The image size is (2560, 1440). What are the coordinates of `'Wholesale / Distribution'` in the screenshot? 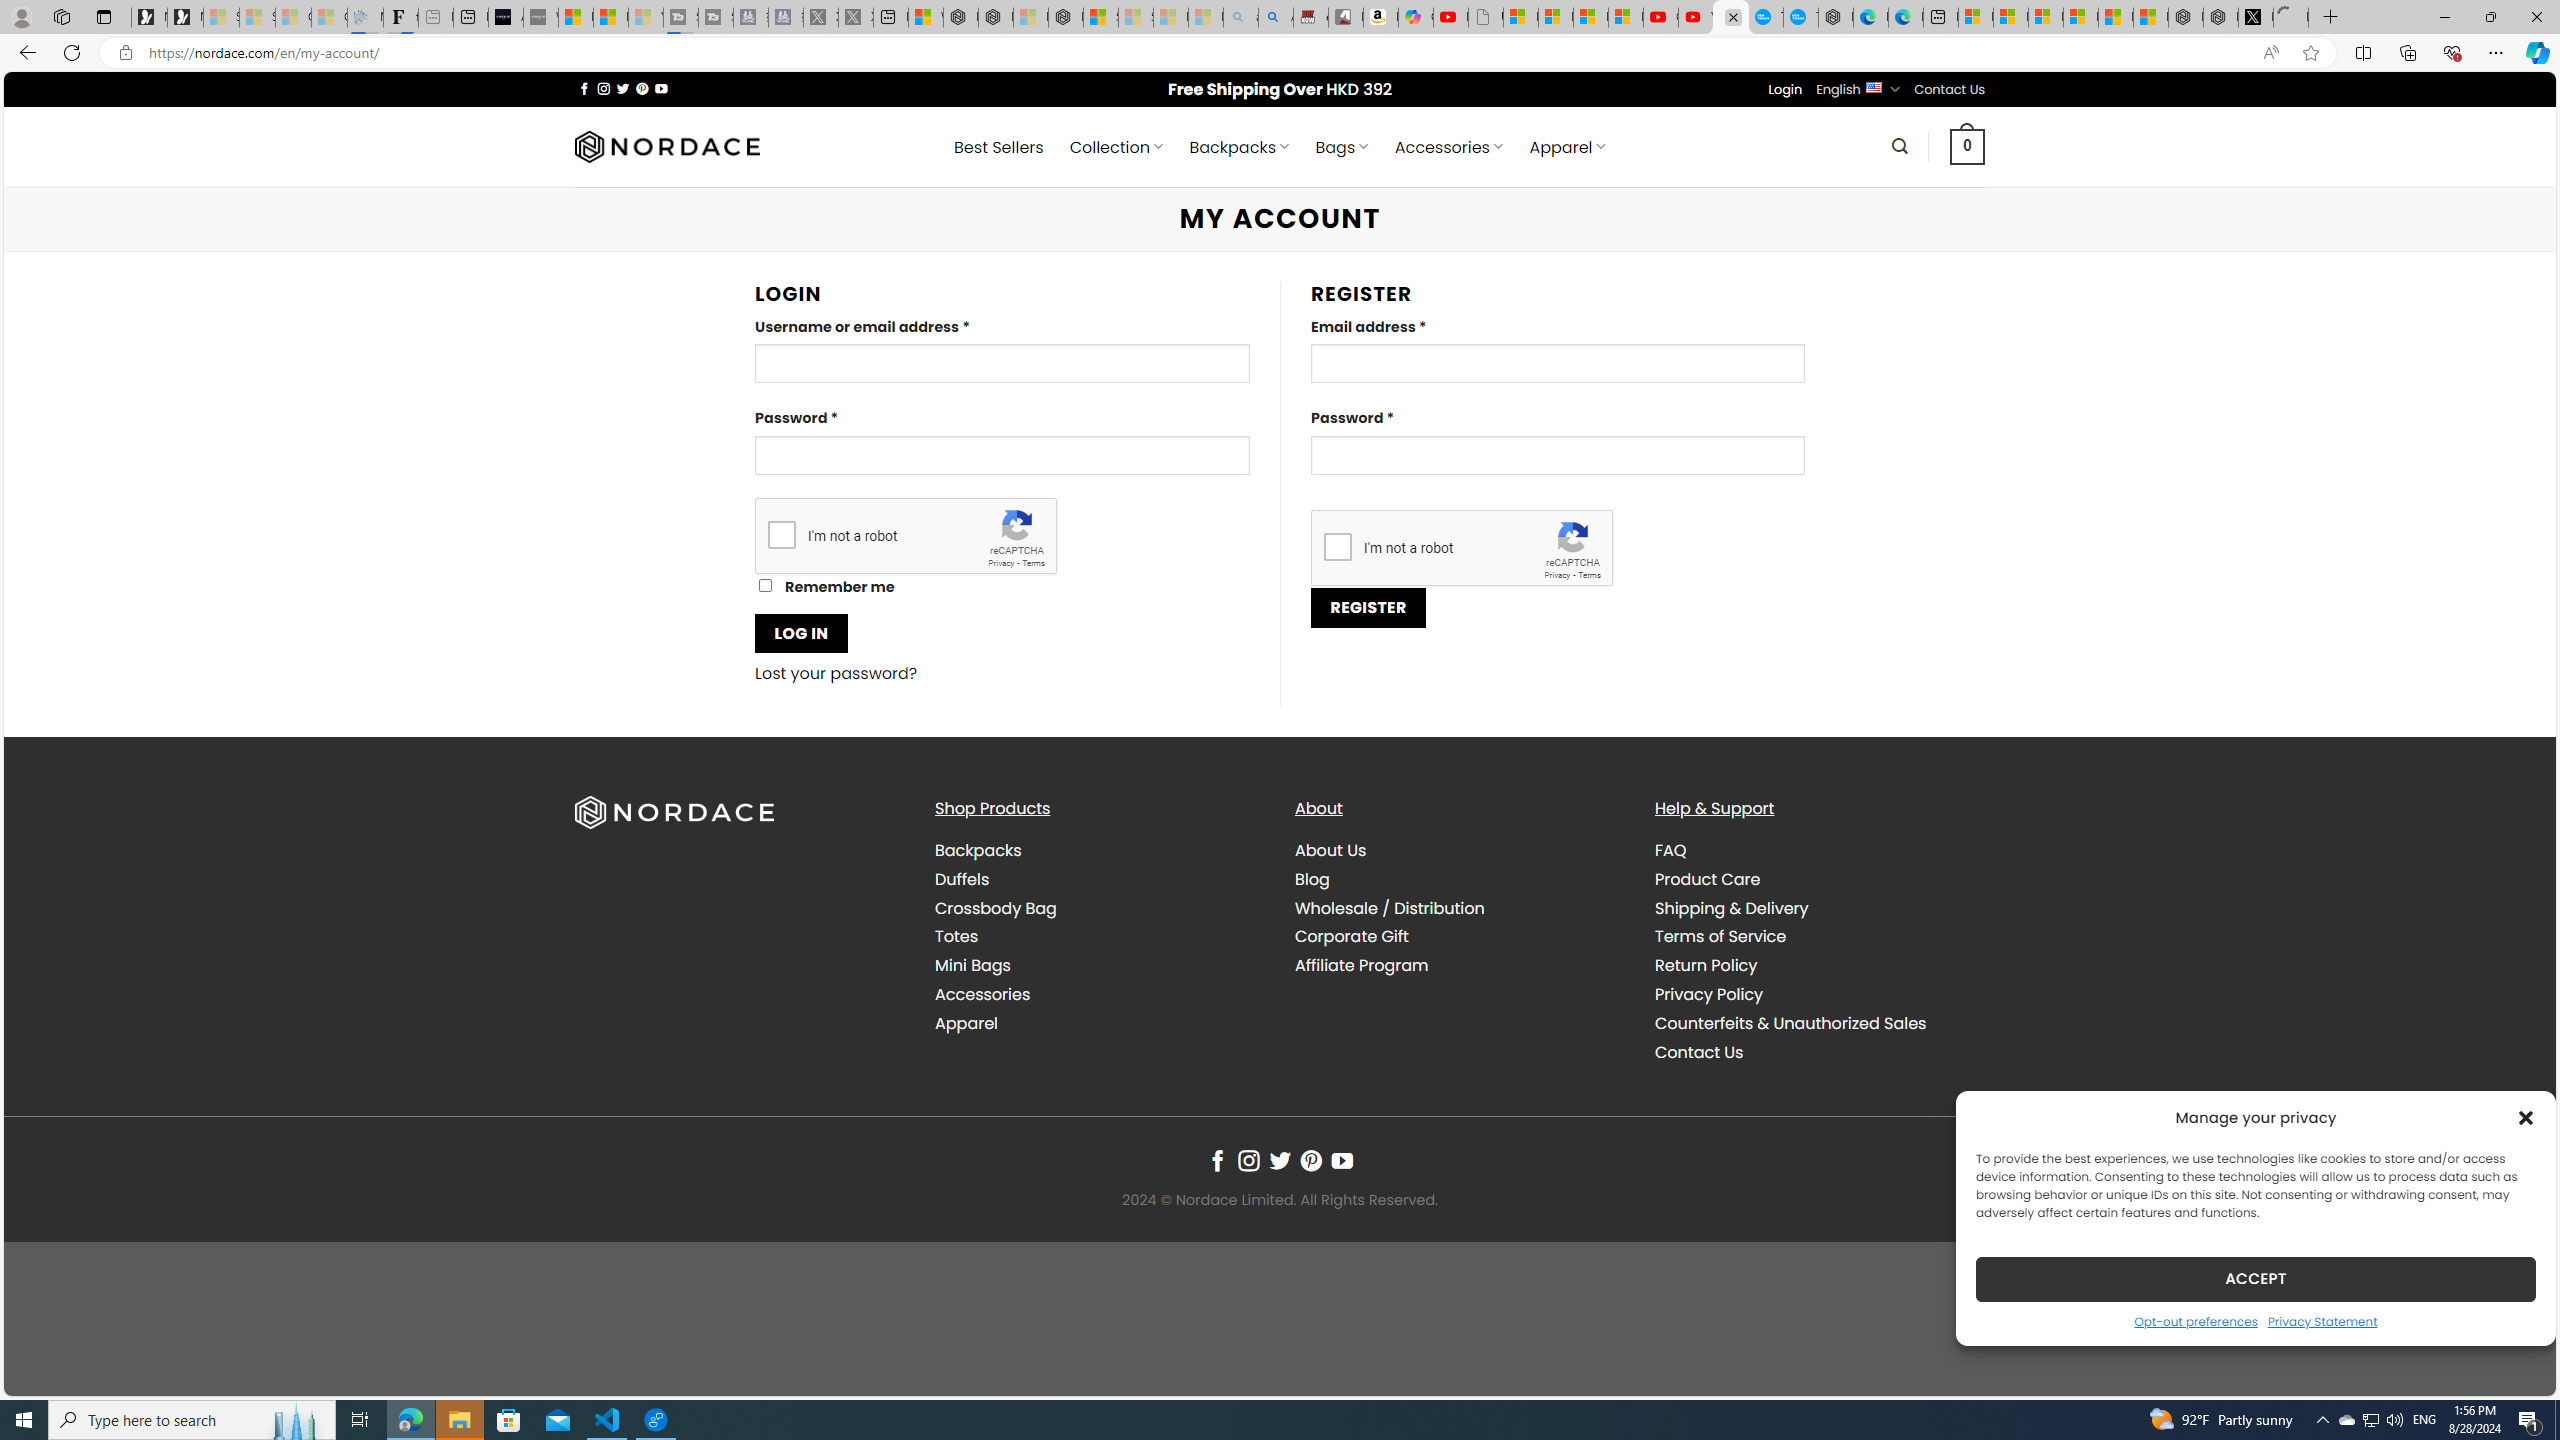 It's located at (1459, 907).